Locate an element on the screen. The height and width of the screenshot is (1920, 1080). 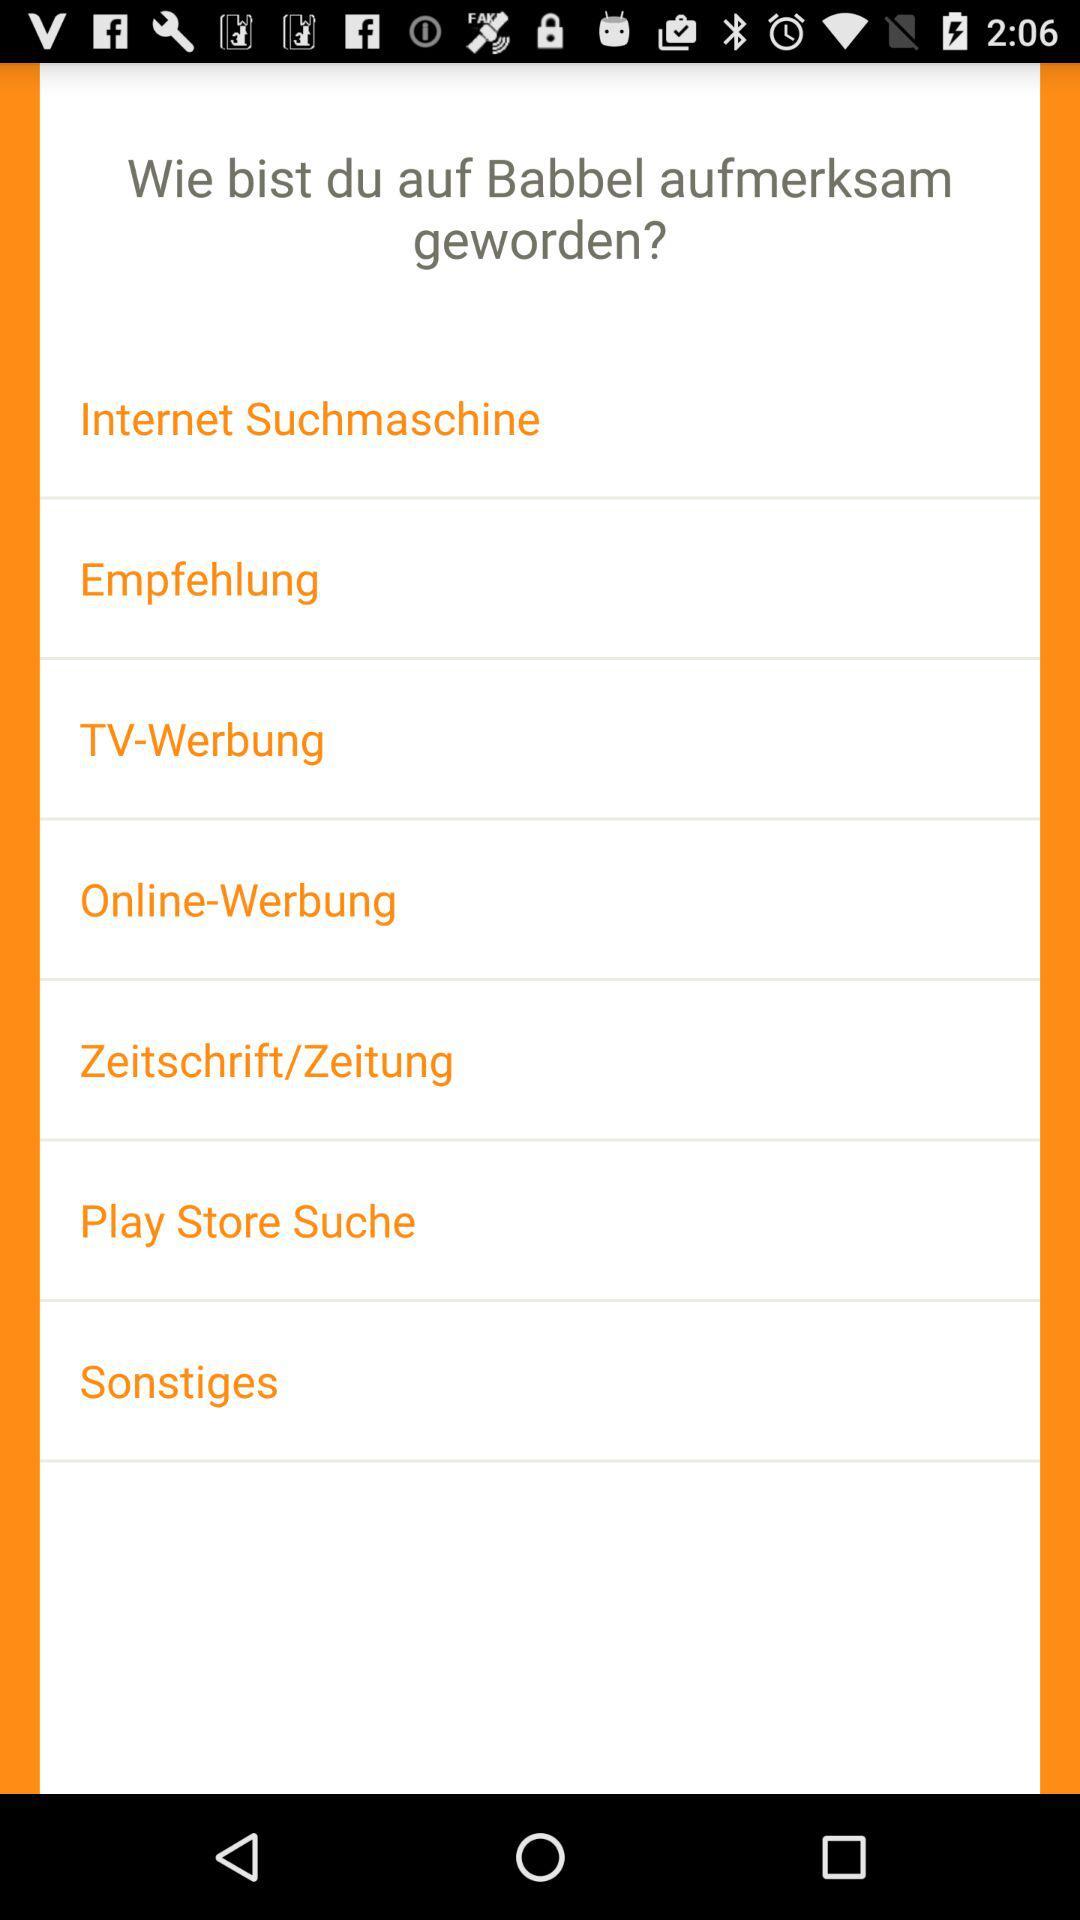
item below the wie bist du app is located at coordinates (540, 416).